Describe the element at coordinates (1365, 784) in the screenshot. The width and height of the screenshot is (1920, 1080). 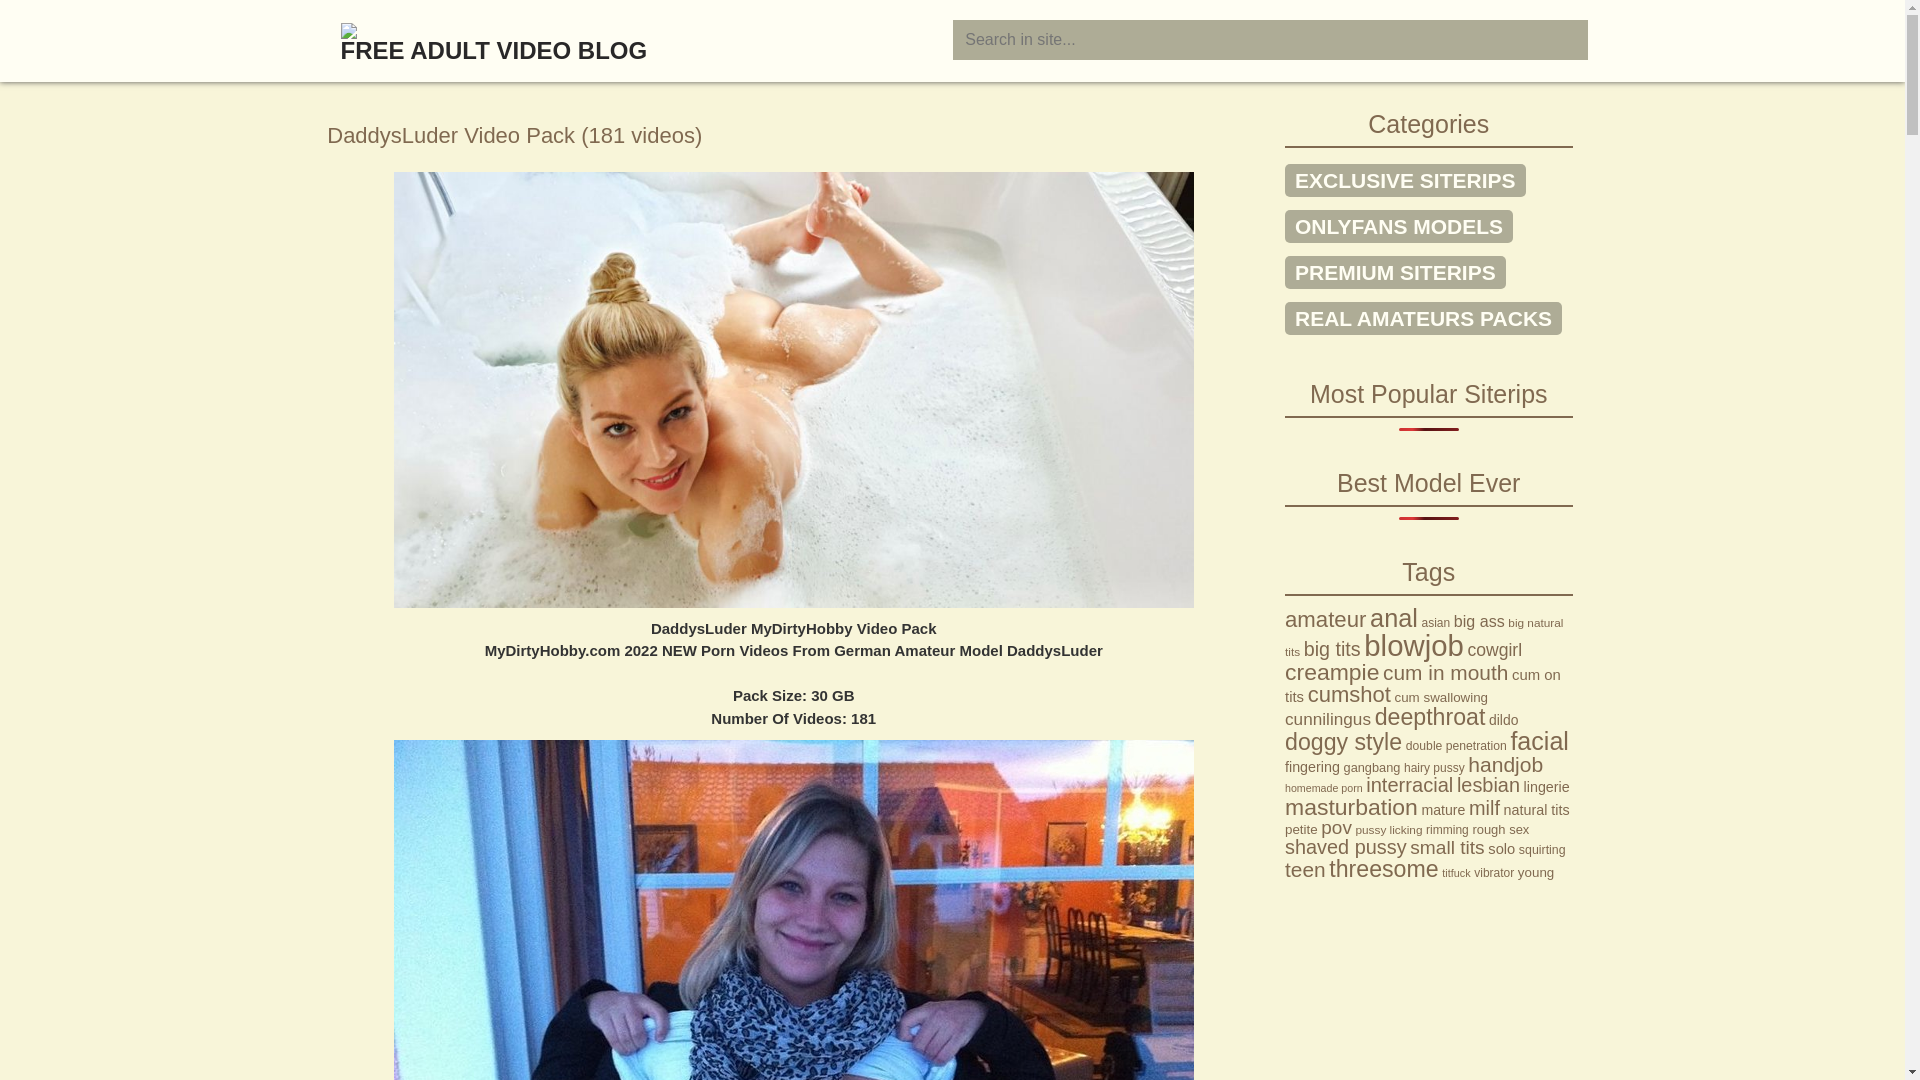
I see `'interracial'` at that location.